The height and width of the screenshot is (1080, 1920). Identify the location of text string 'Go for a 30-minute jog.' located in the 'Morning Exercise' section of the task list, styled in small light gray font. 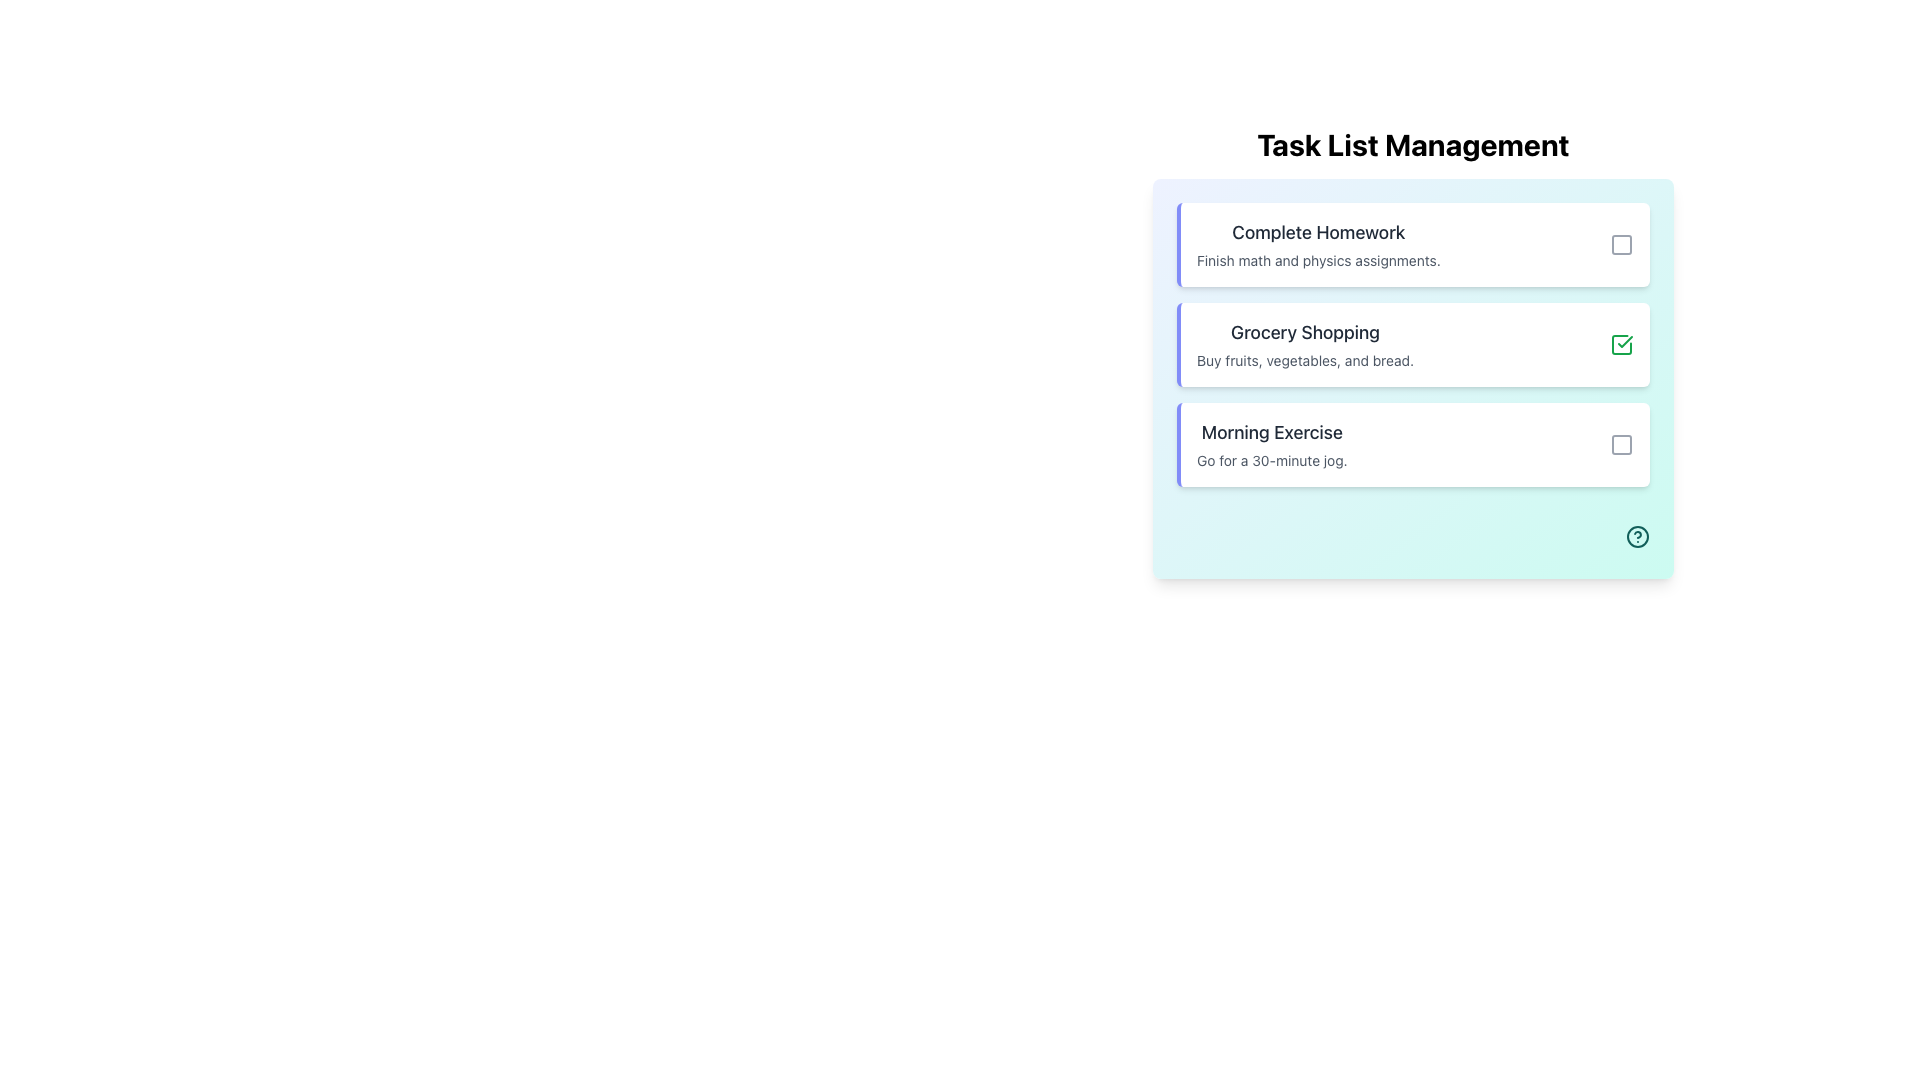
(1271, 461).